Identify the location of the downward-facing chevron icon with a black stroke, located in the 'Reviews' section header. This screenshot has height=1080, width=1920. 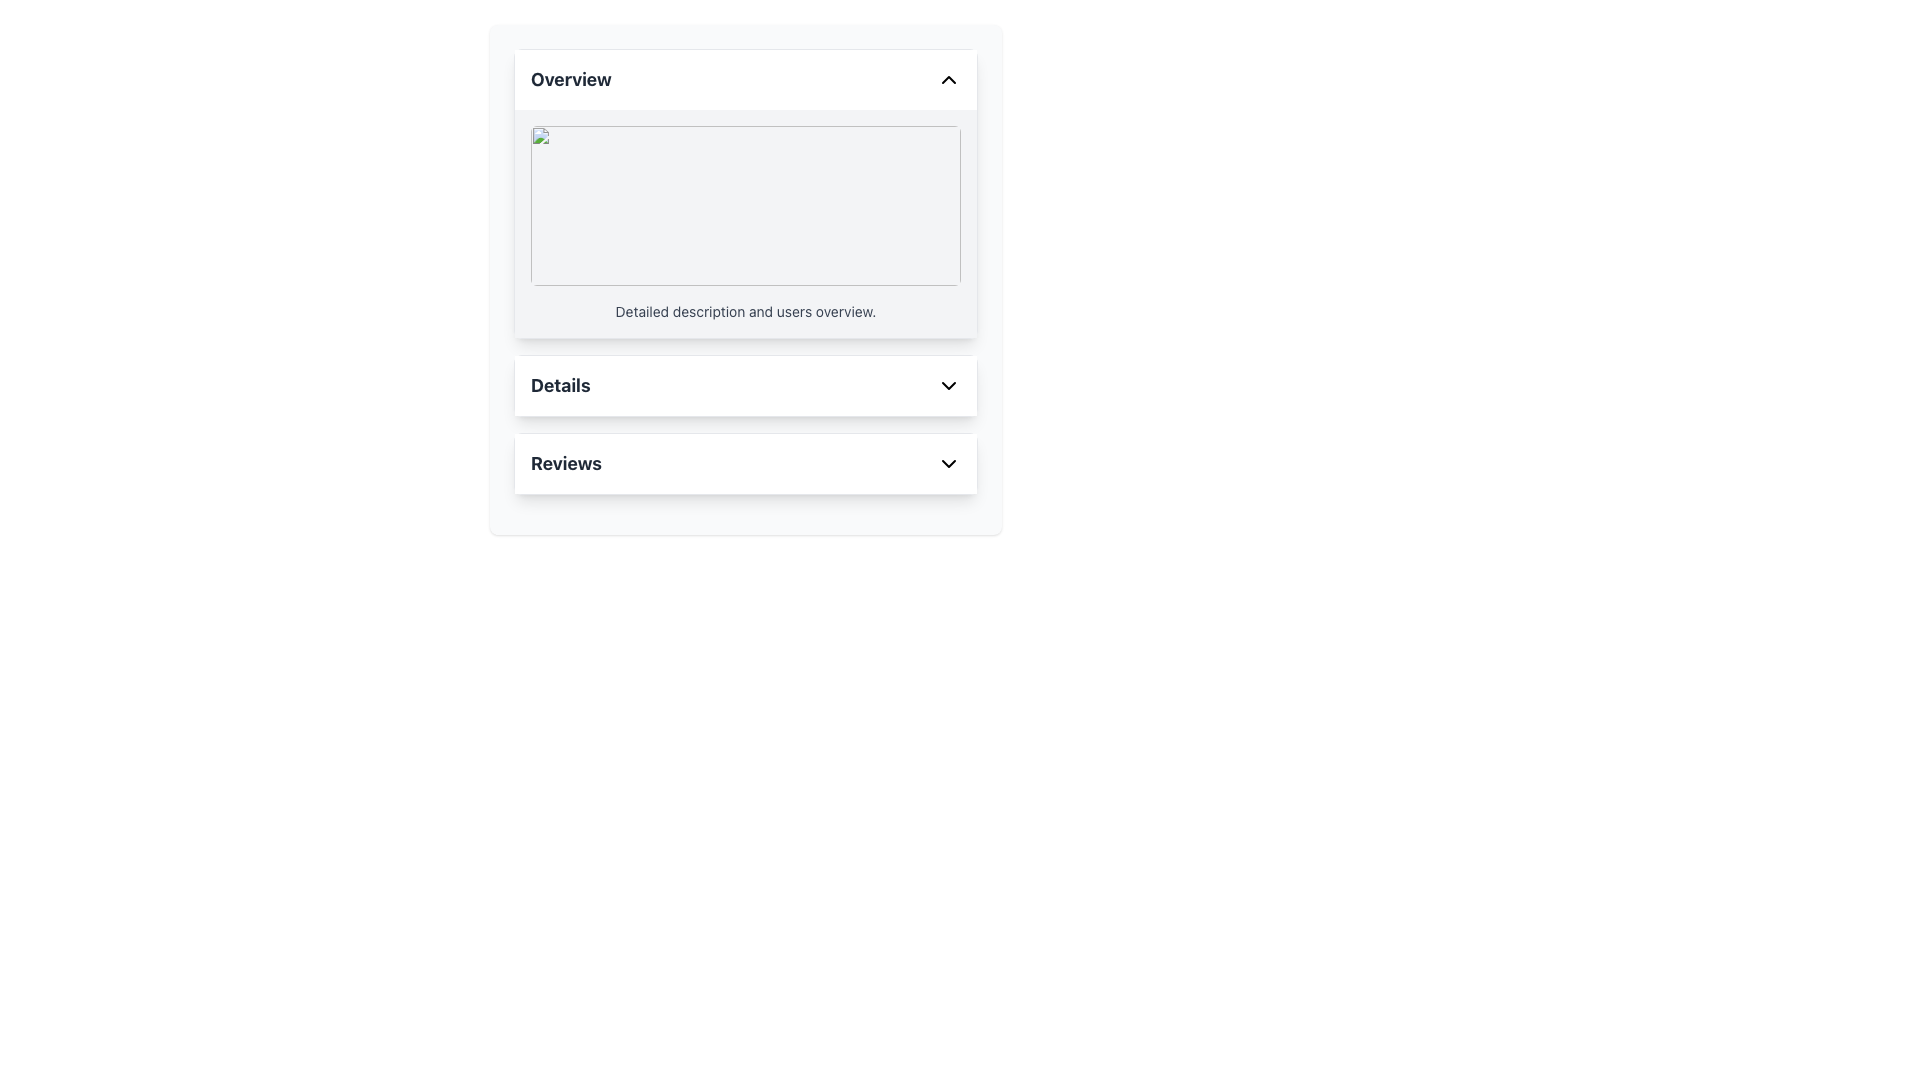
(948, 463).